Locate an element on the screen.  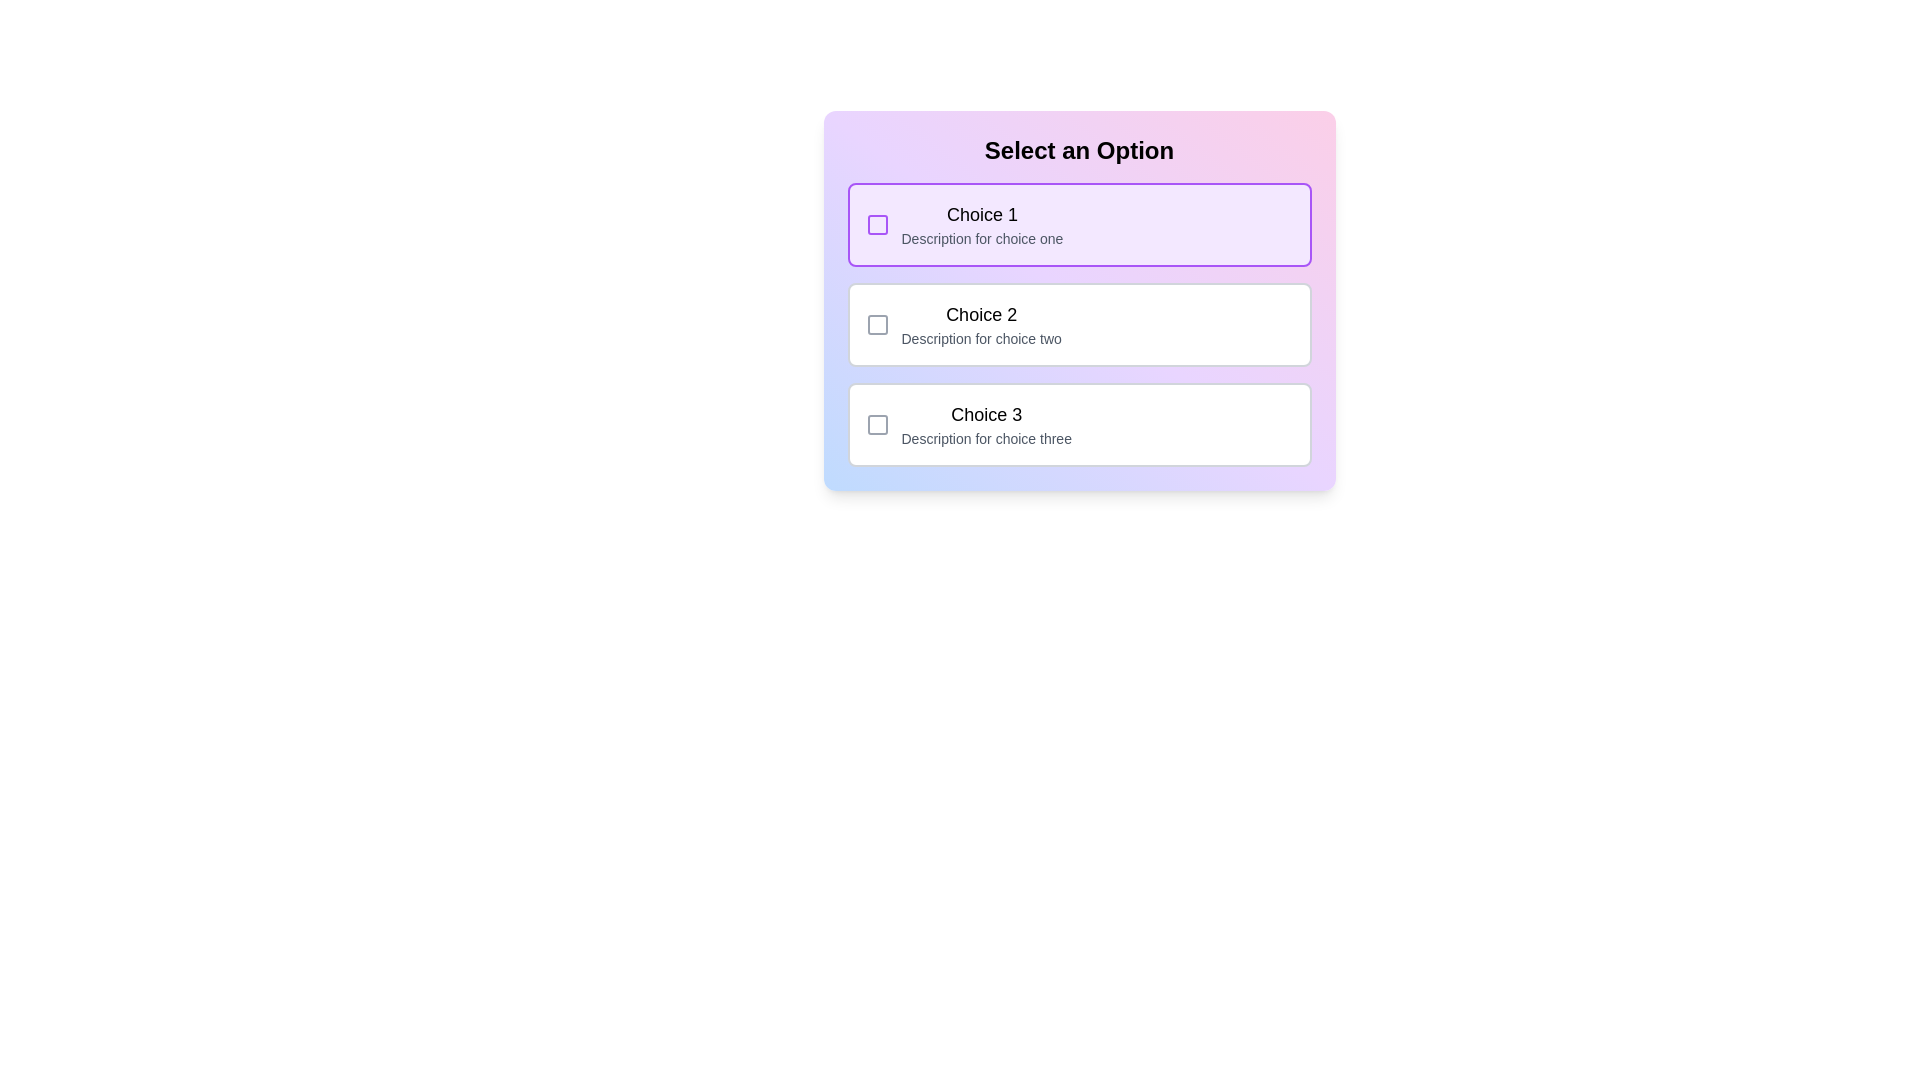
the first selectable option titled 'Choice 1' is located at coordinates (982, 224).